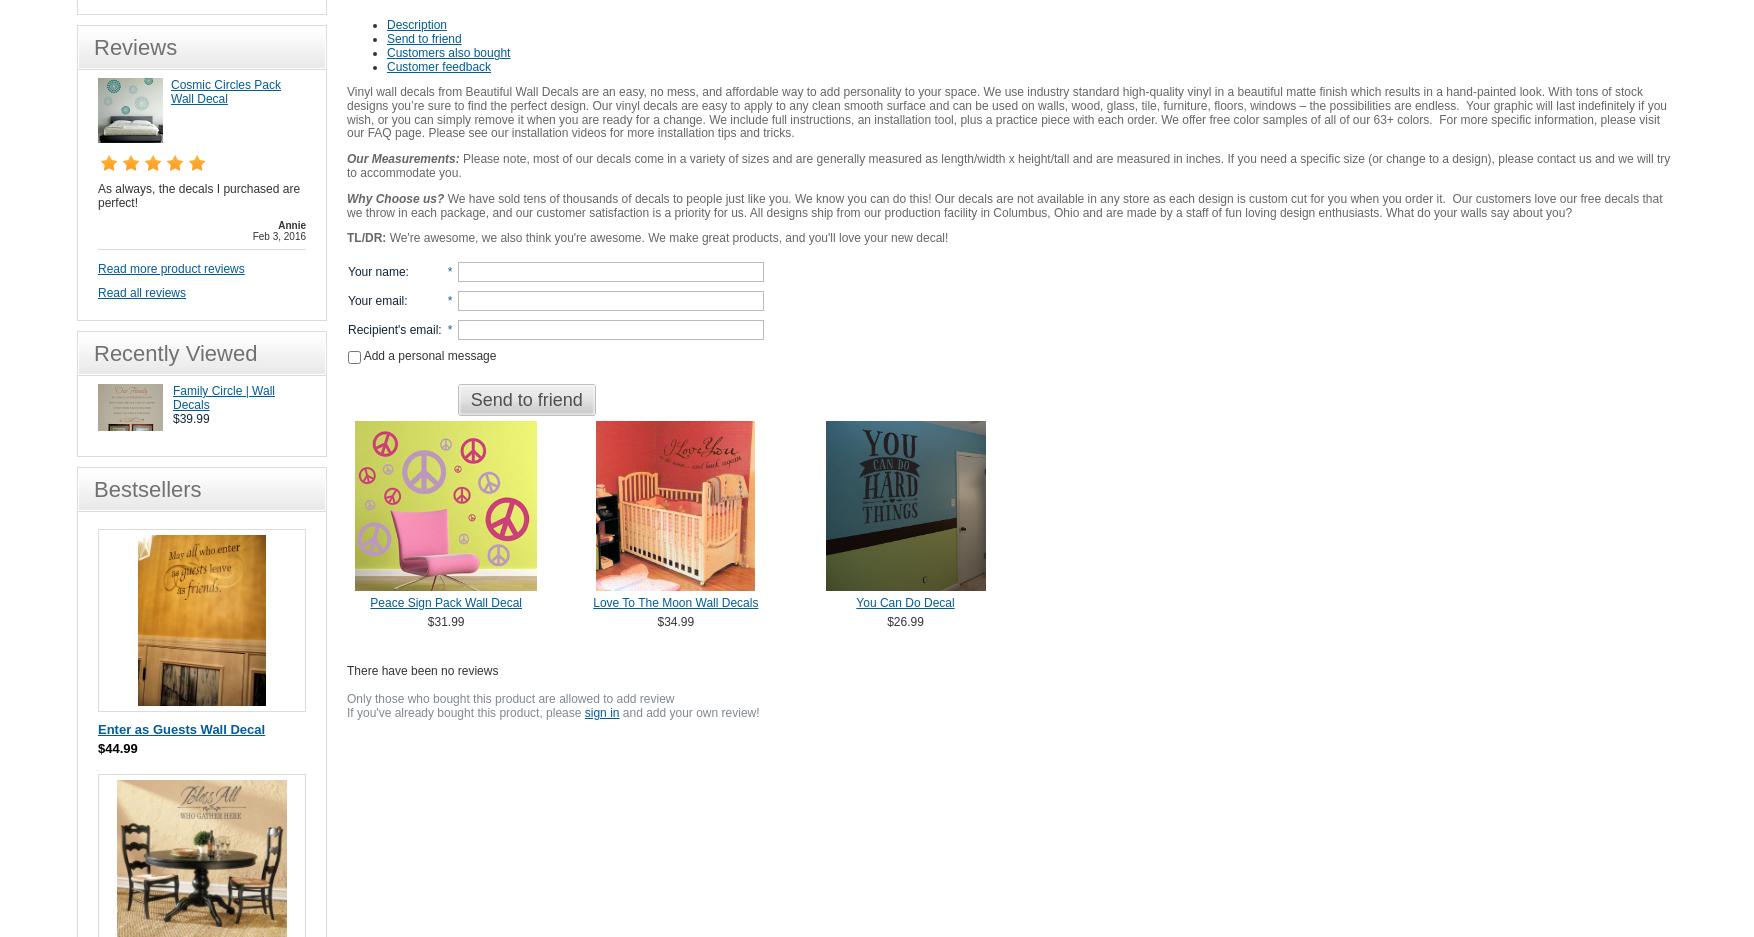  Describe the element at coordinates (905, 601) in the screenshot. I see `'You Can Do Decal'` at that location.